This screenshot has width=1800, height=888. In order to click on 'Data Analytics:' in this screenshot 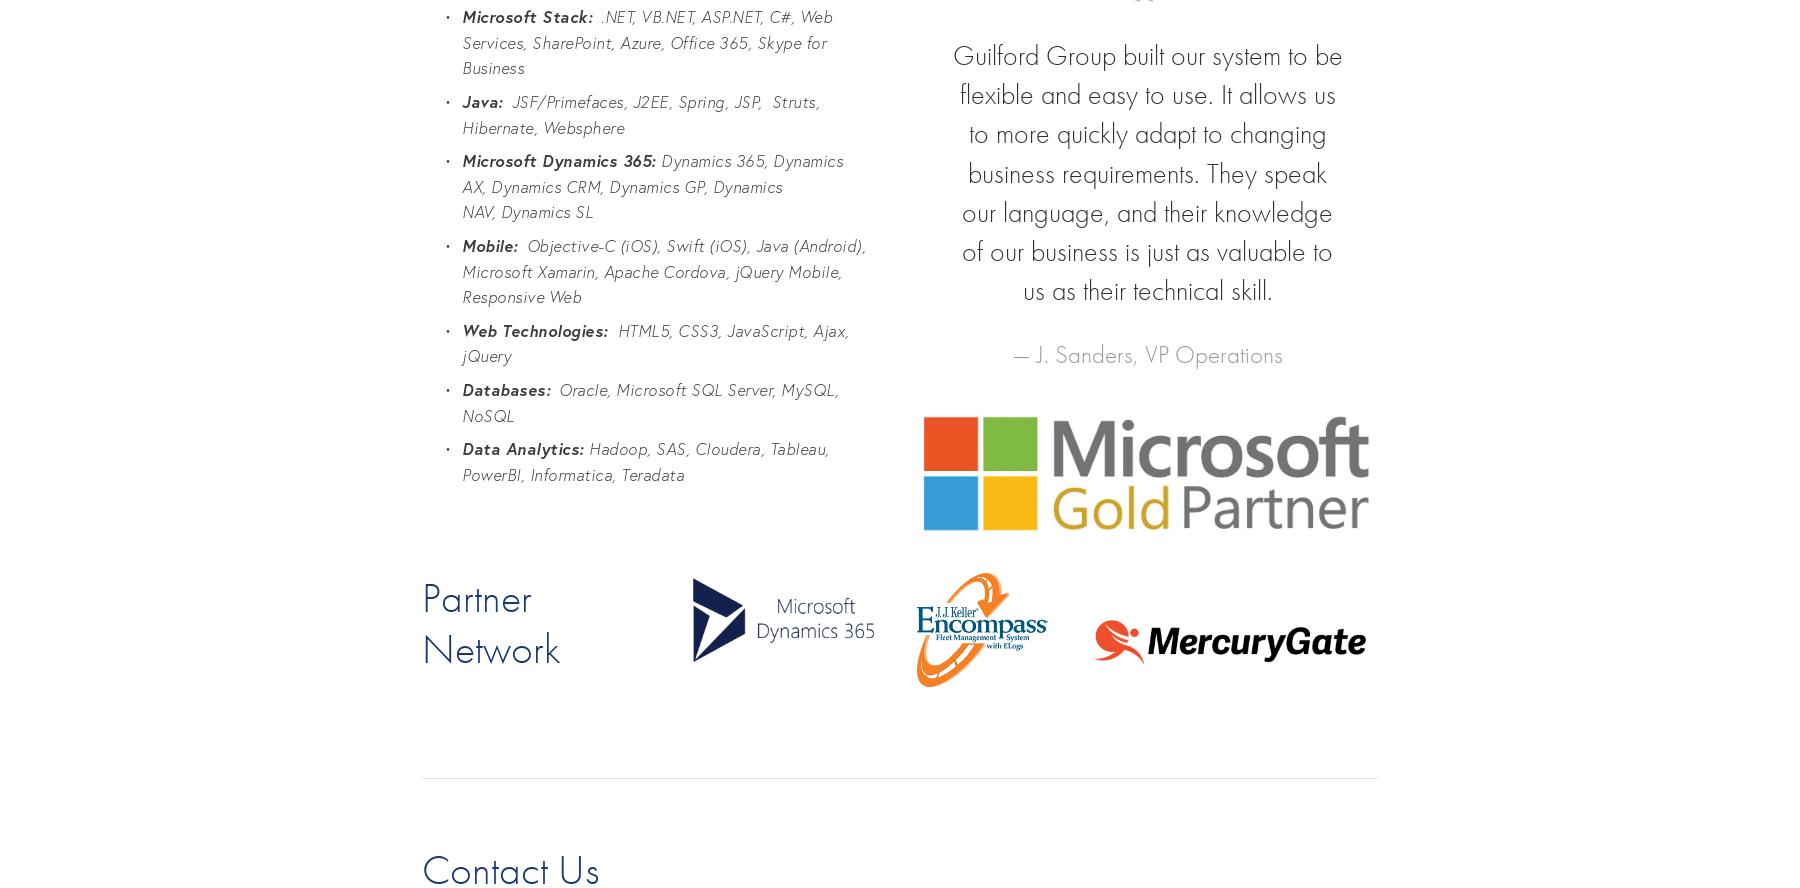, I will do `click(524, 448)`.